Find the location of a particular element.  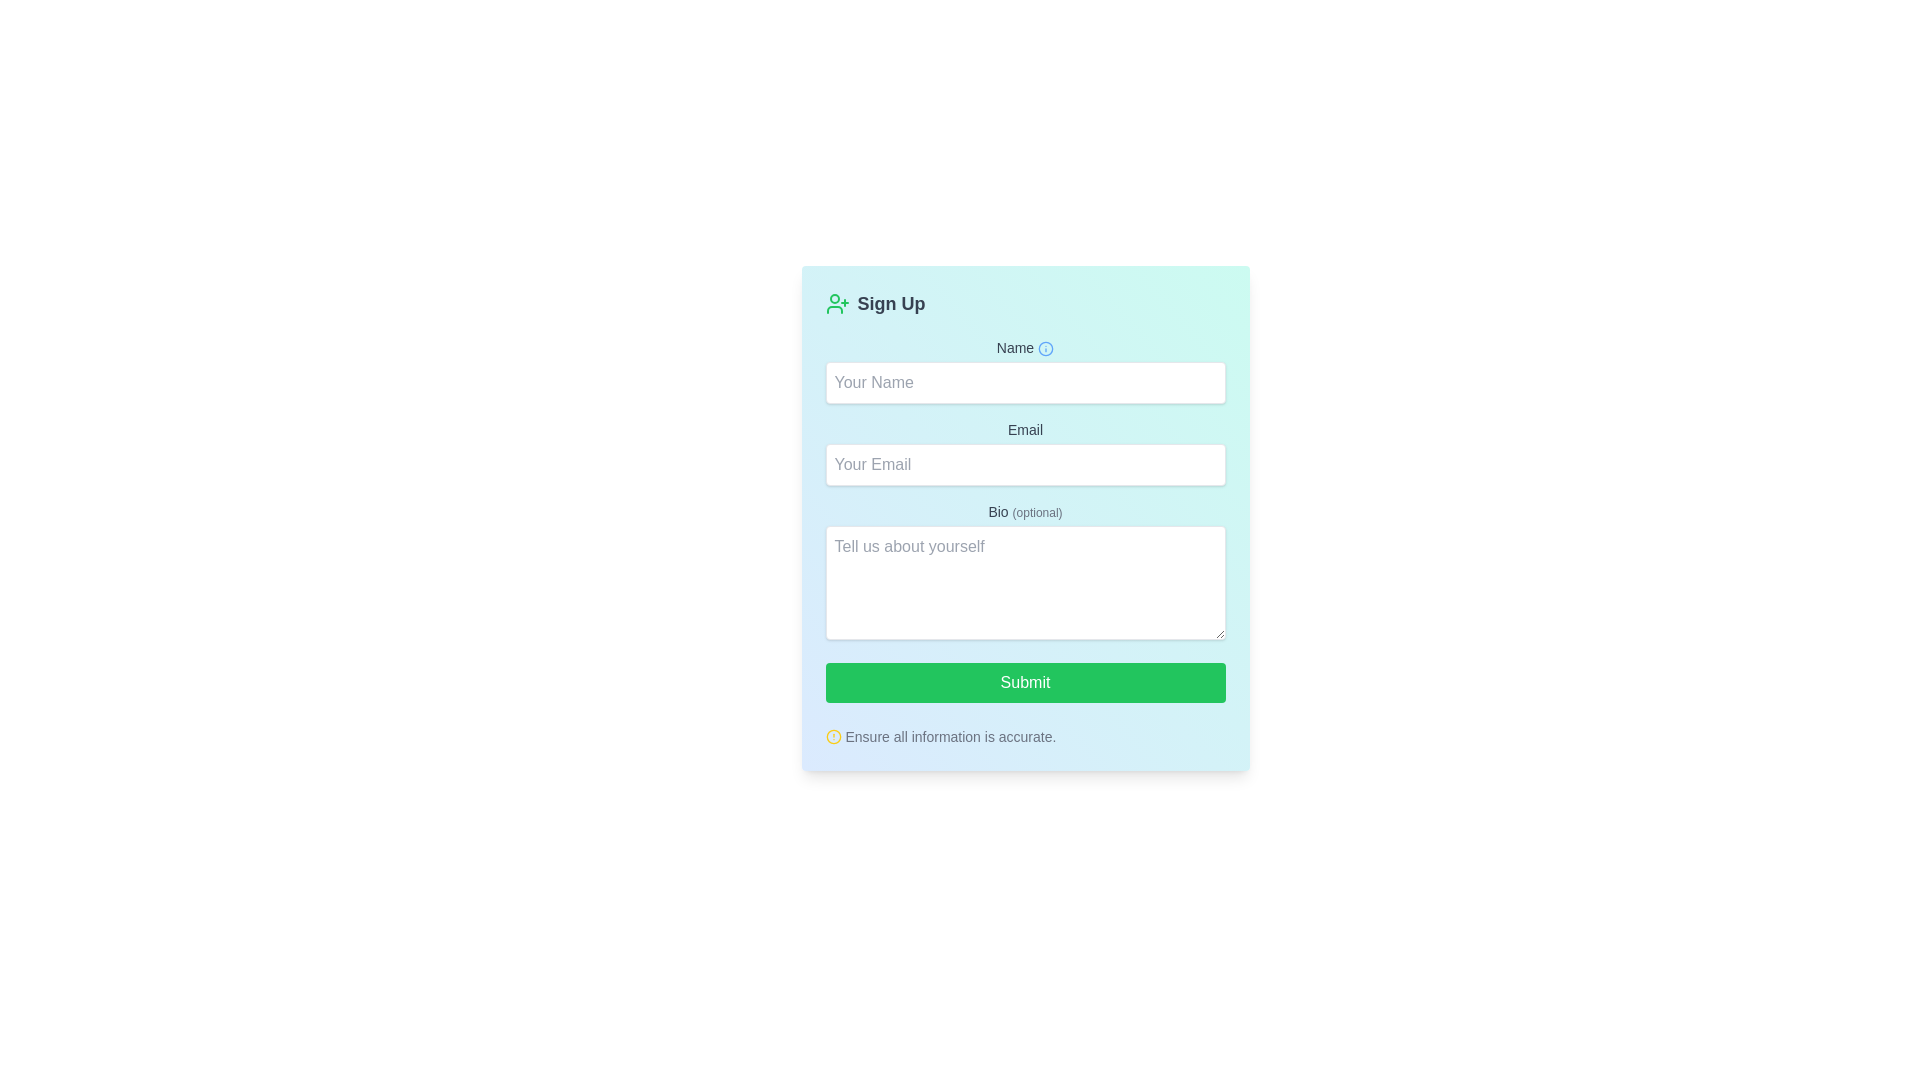

the small circular blue outline icon with an 'i' symbol, which is positioned to the right of the 'Name' label in the user form is located at coordinates (1045, 348).